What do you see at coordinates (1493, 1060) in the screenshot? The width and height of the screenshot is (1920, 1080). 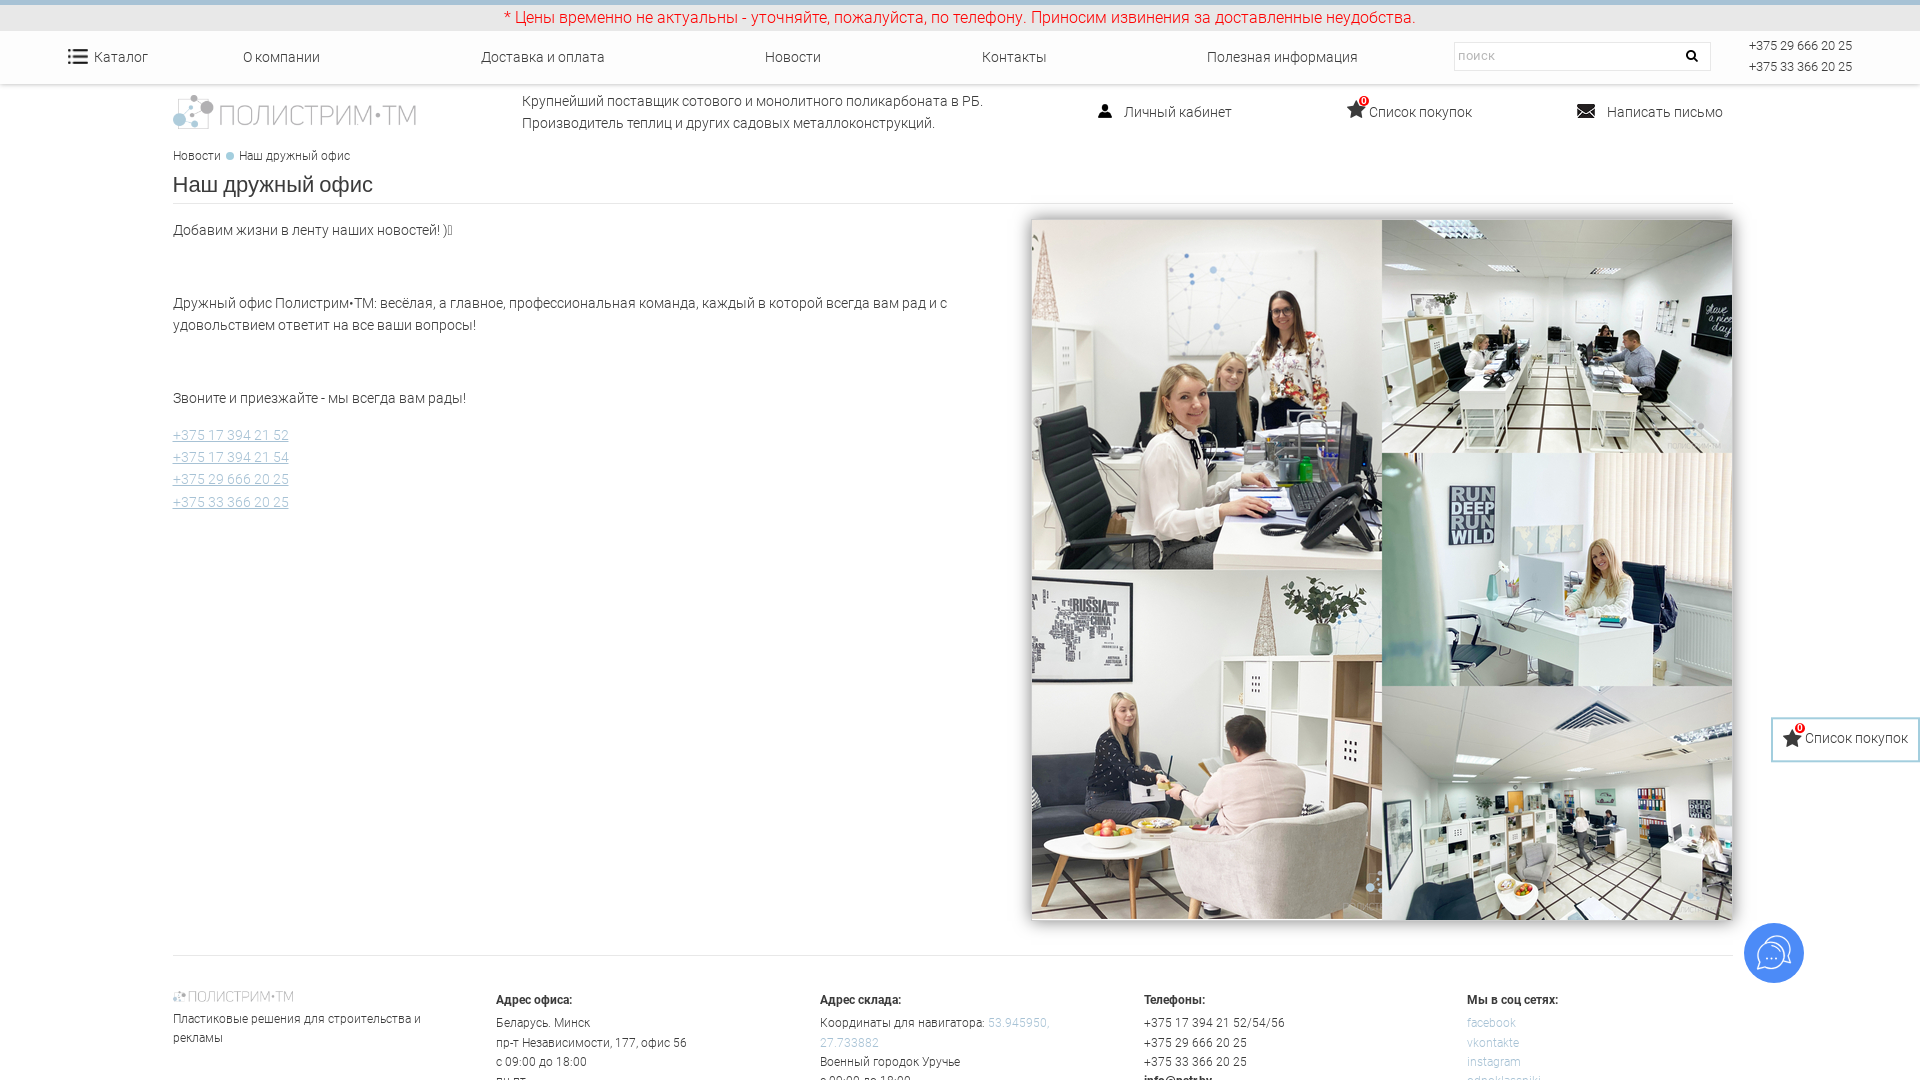 I see `'instagram'` at bounding box center [1493, 1060].